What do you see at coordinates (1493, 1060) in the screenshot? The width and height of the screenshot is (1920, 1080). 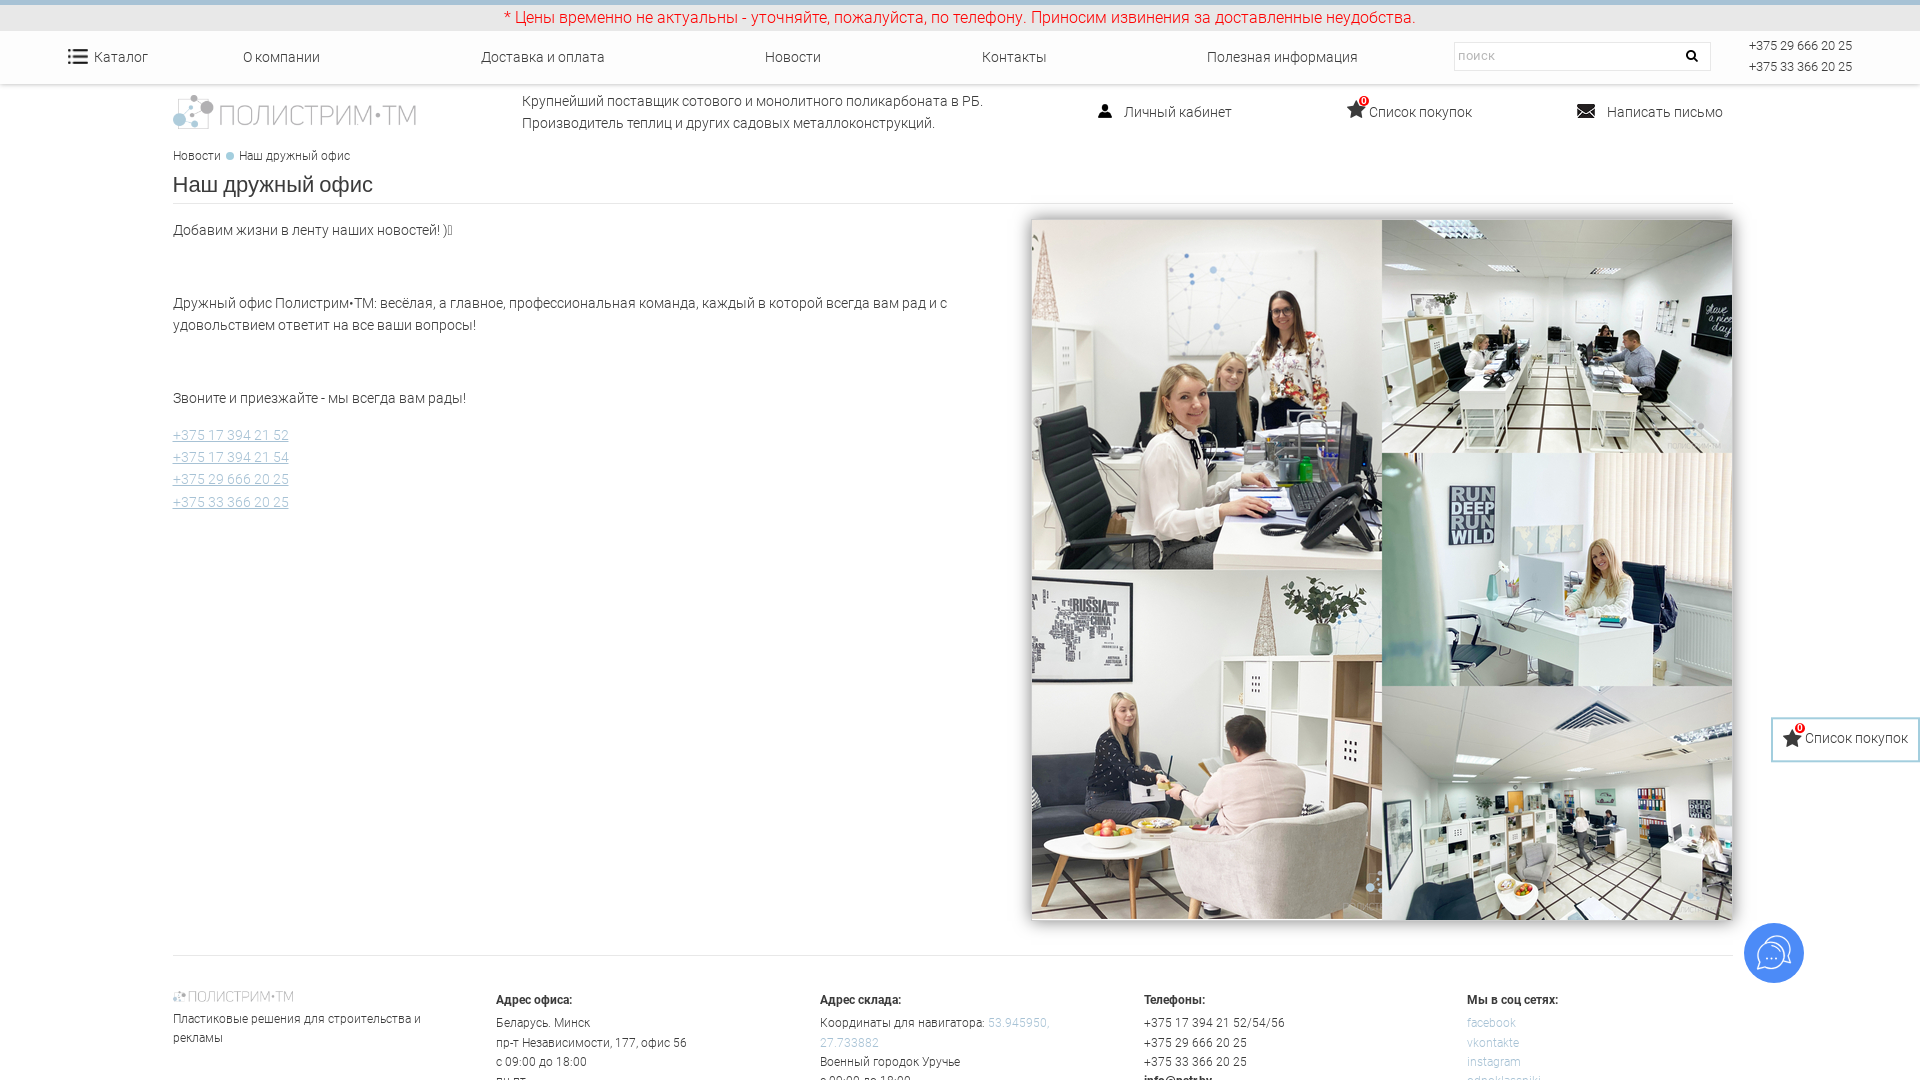 I see `'instagram'` at bounding box center [1493, 1060].